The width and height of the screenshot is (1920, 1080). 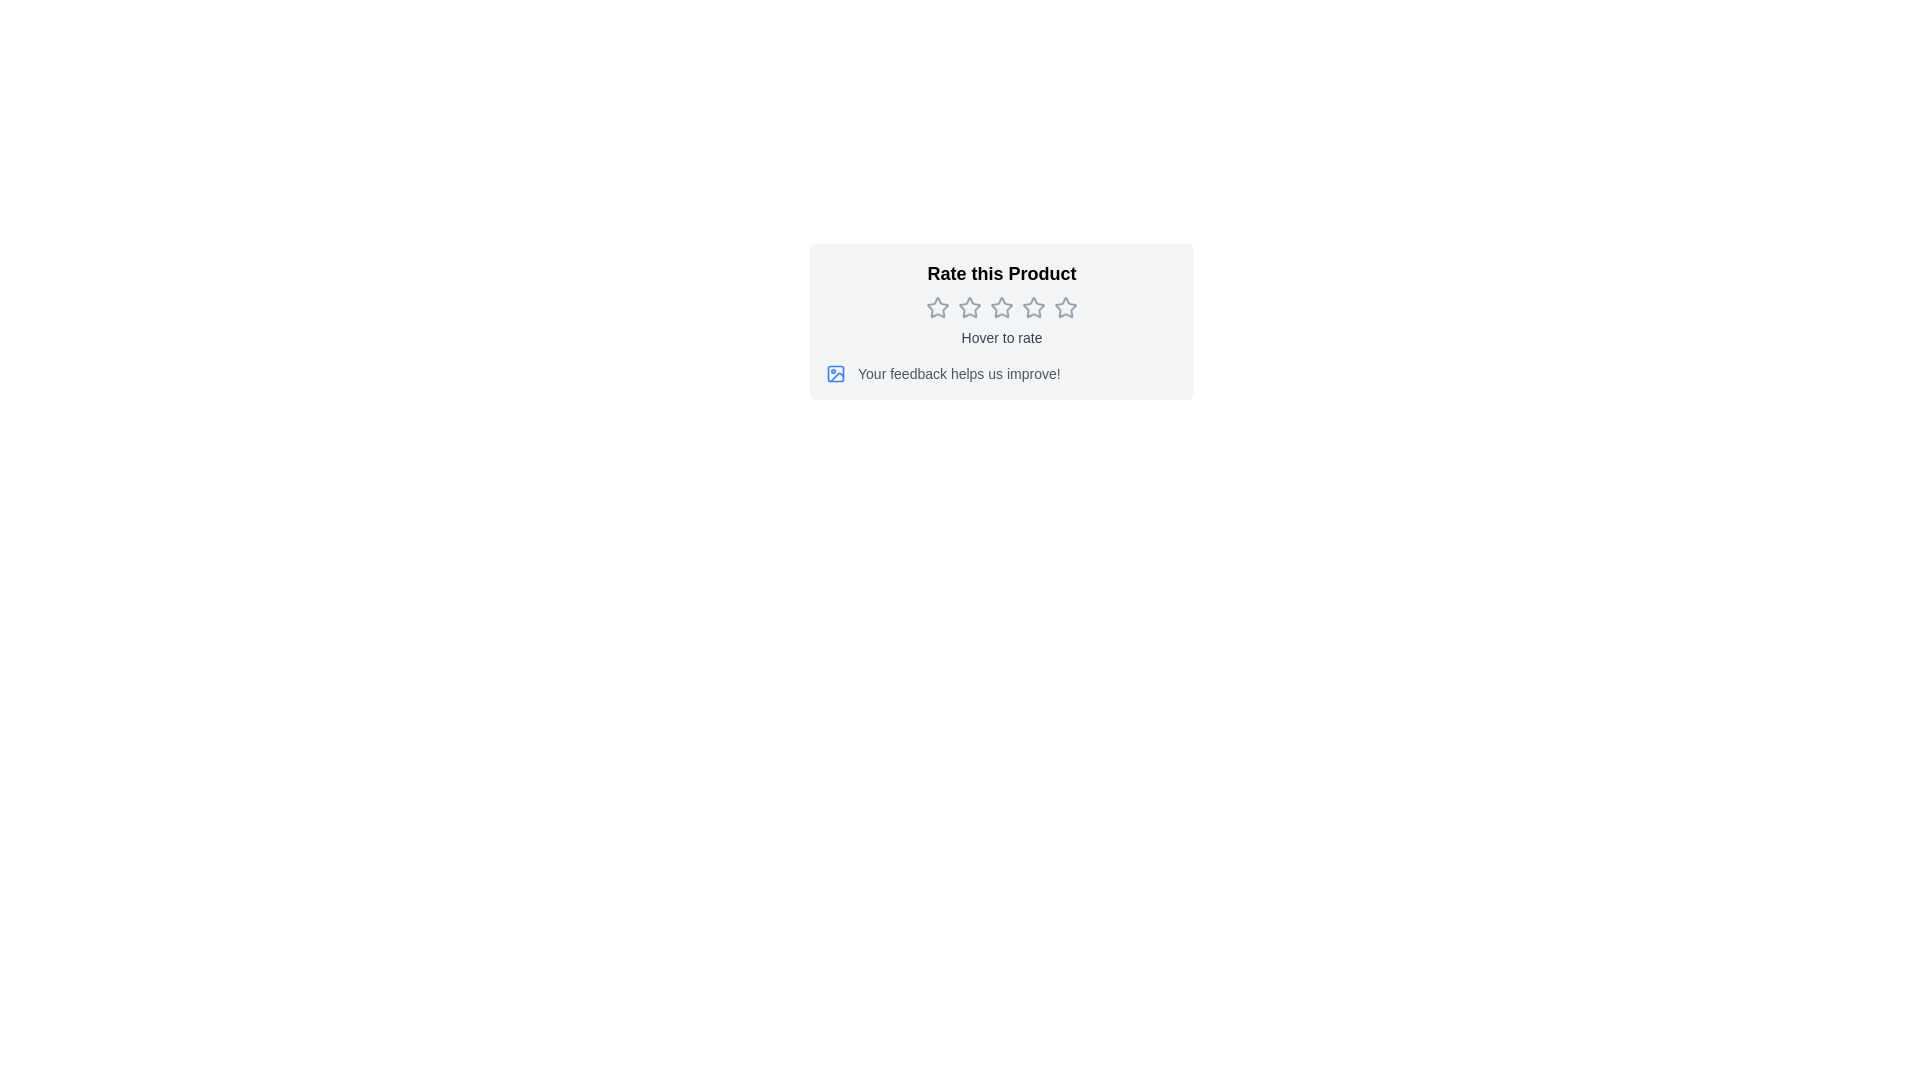 I want to click on the third star in the five-star rating system, so click(x=1033, y=307).